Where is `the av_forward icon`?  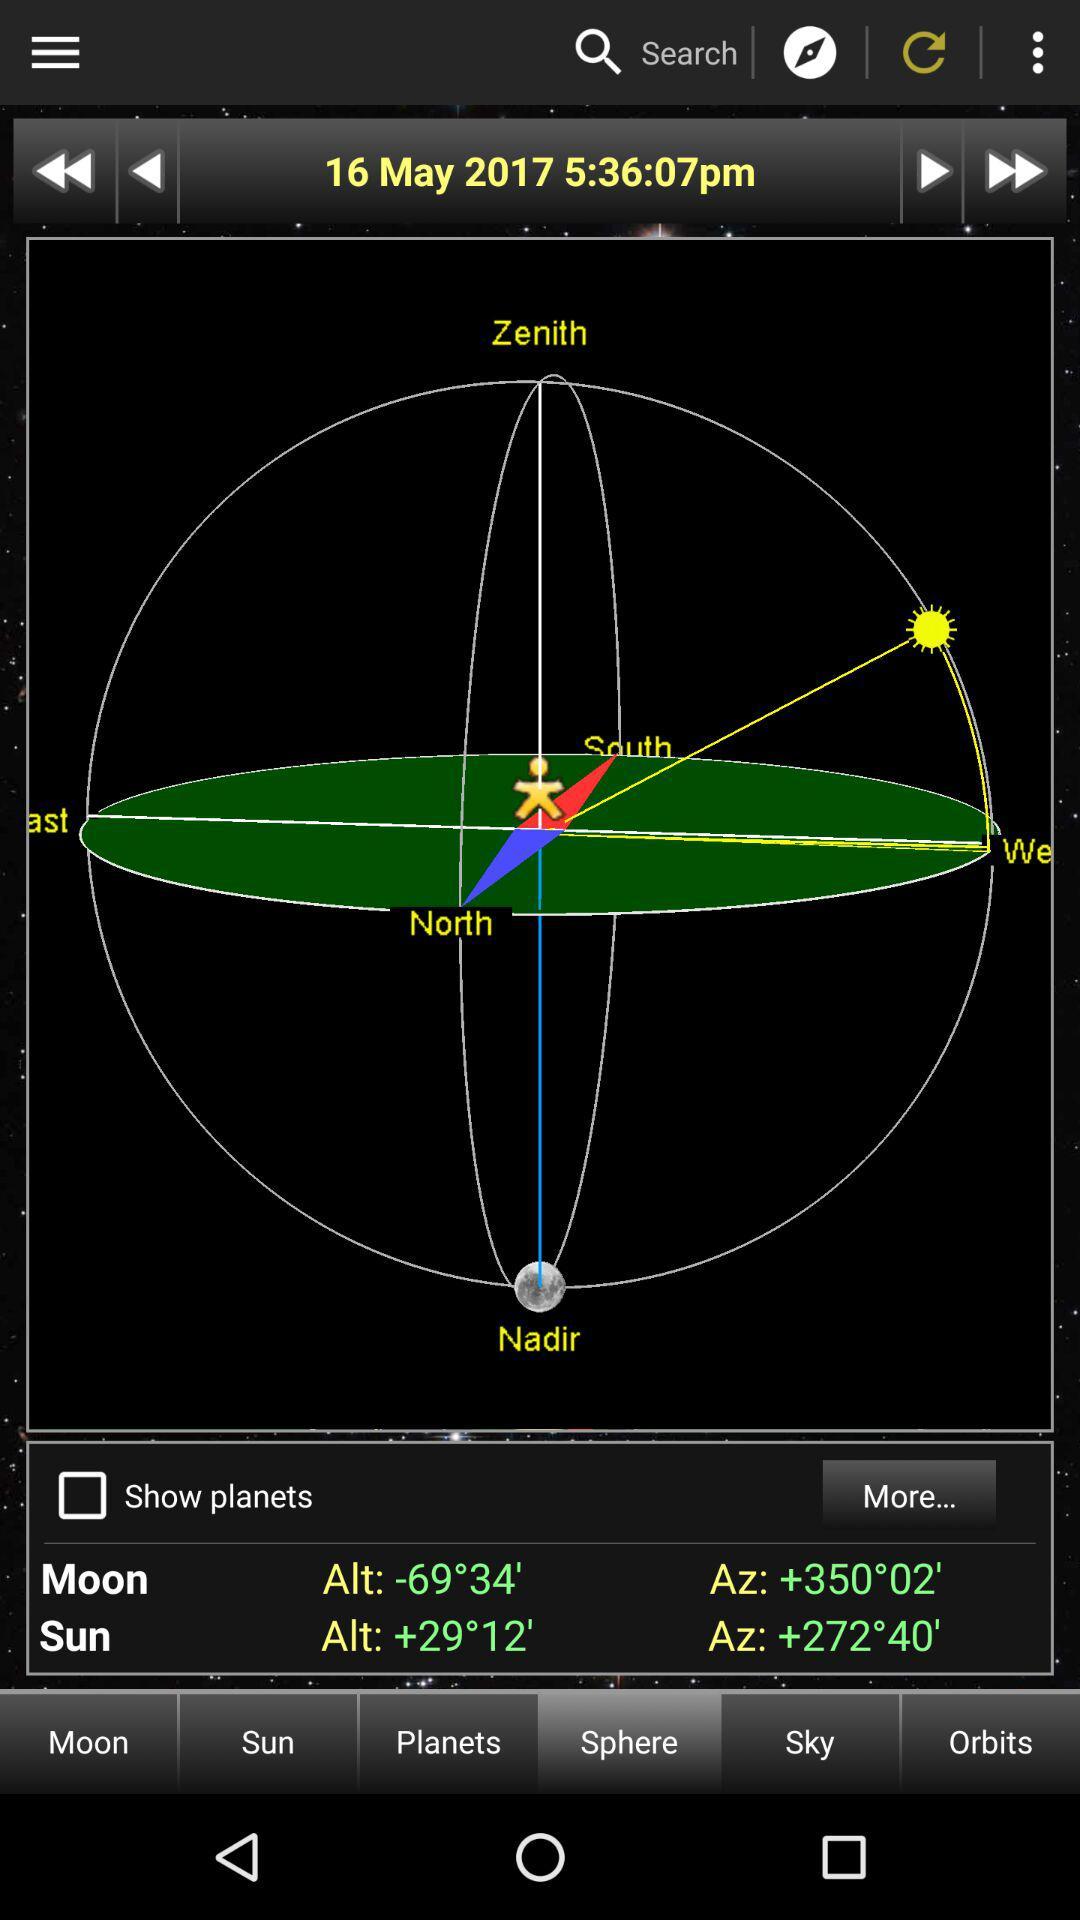
the av_forward icon is located at coordinates (1015, 171).